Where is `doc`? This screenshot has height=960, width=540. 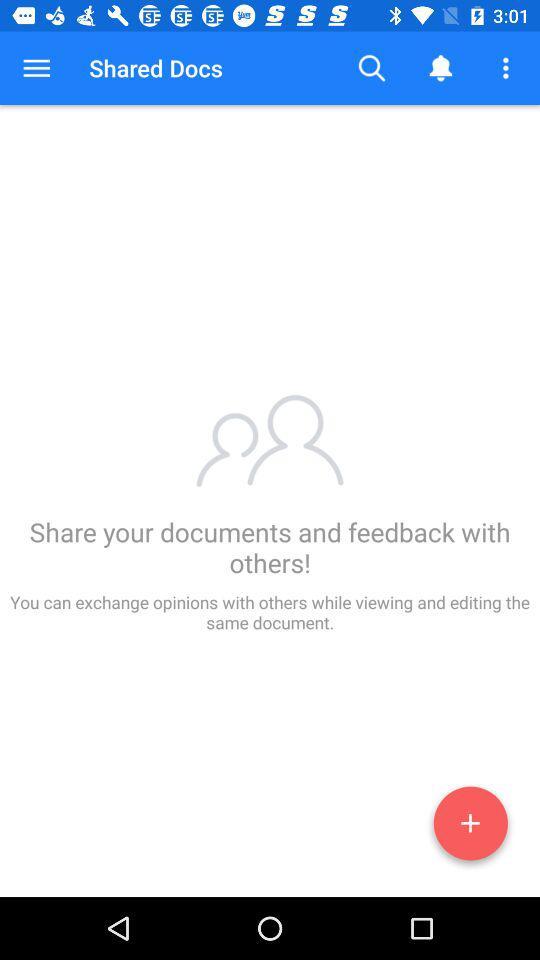 doc is located at coordinates (470, 827).